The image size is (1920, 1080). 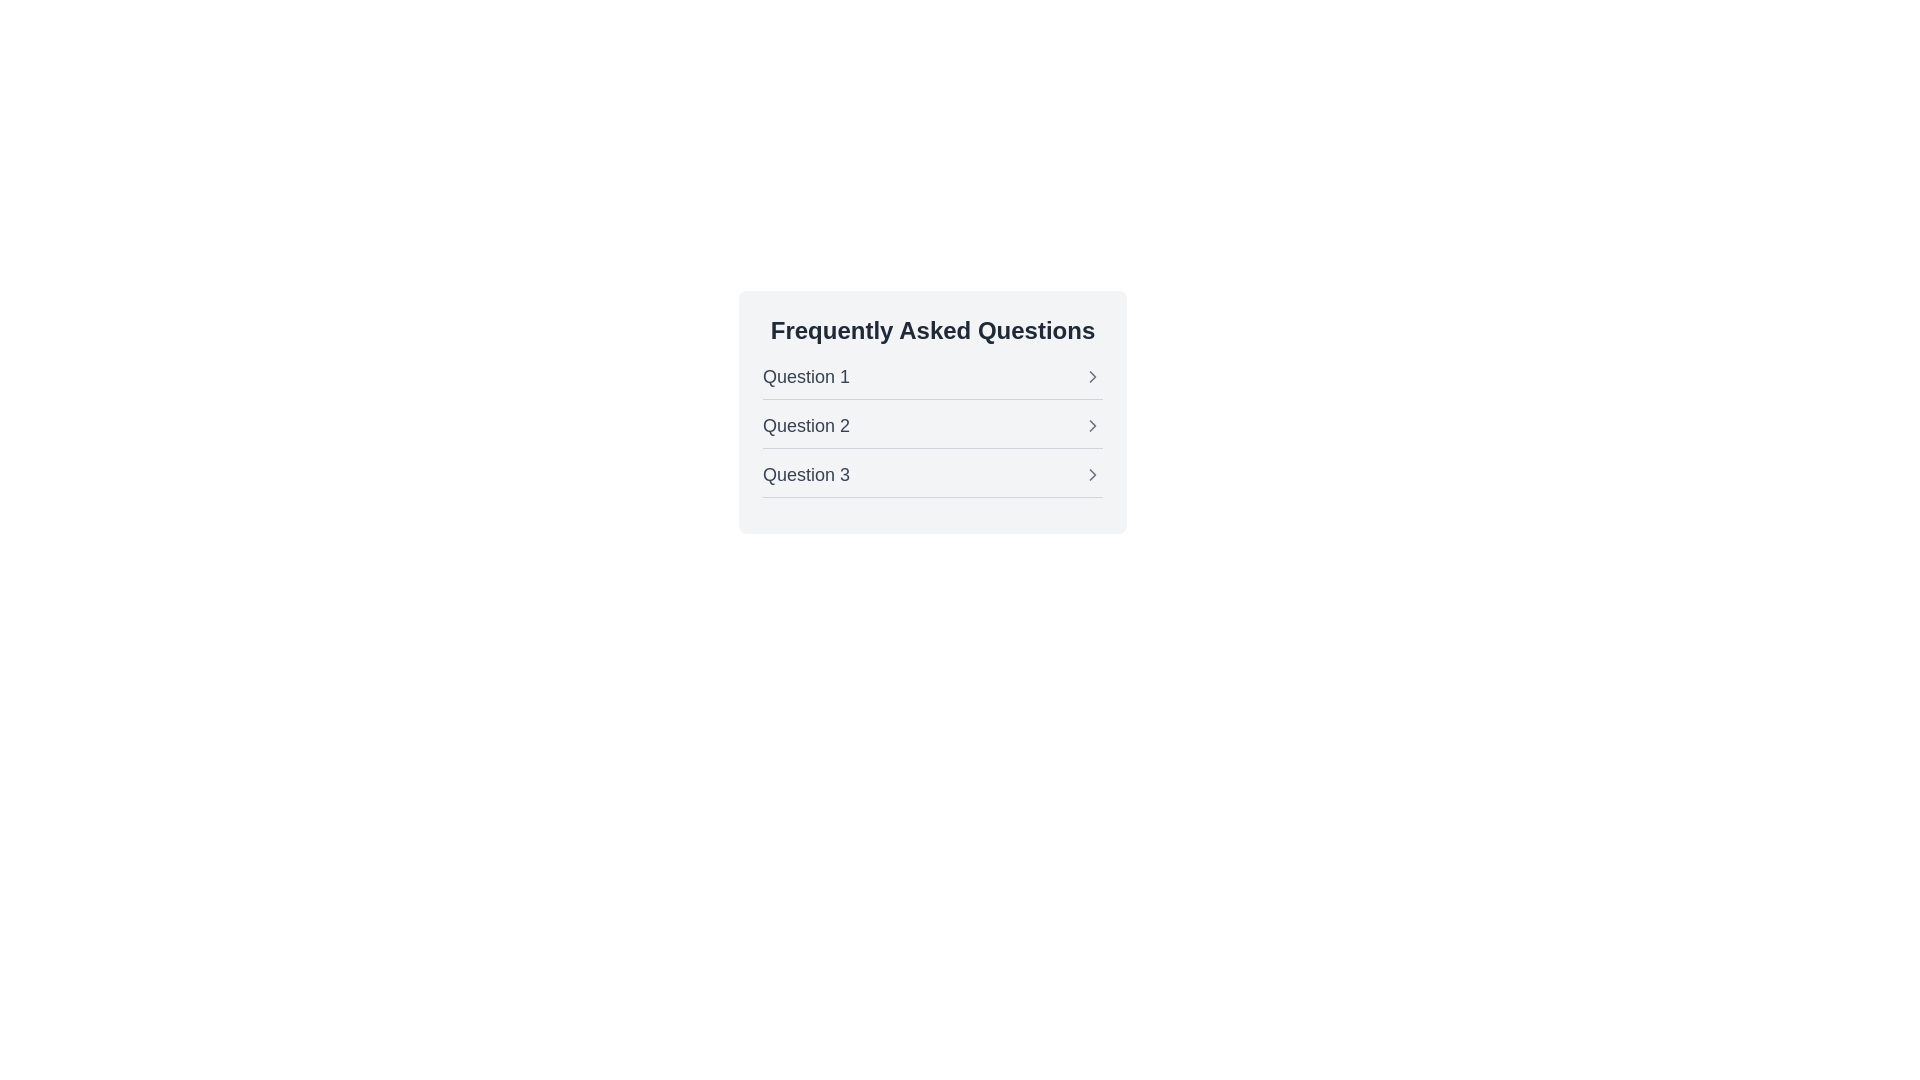 I want to click on the first List item under the section title 'Frequently Asked Questions', so click(x=931, y=377).